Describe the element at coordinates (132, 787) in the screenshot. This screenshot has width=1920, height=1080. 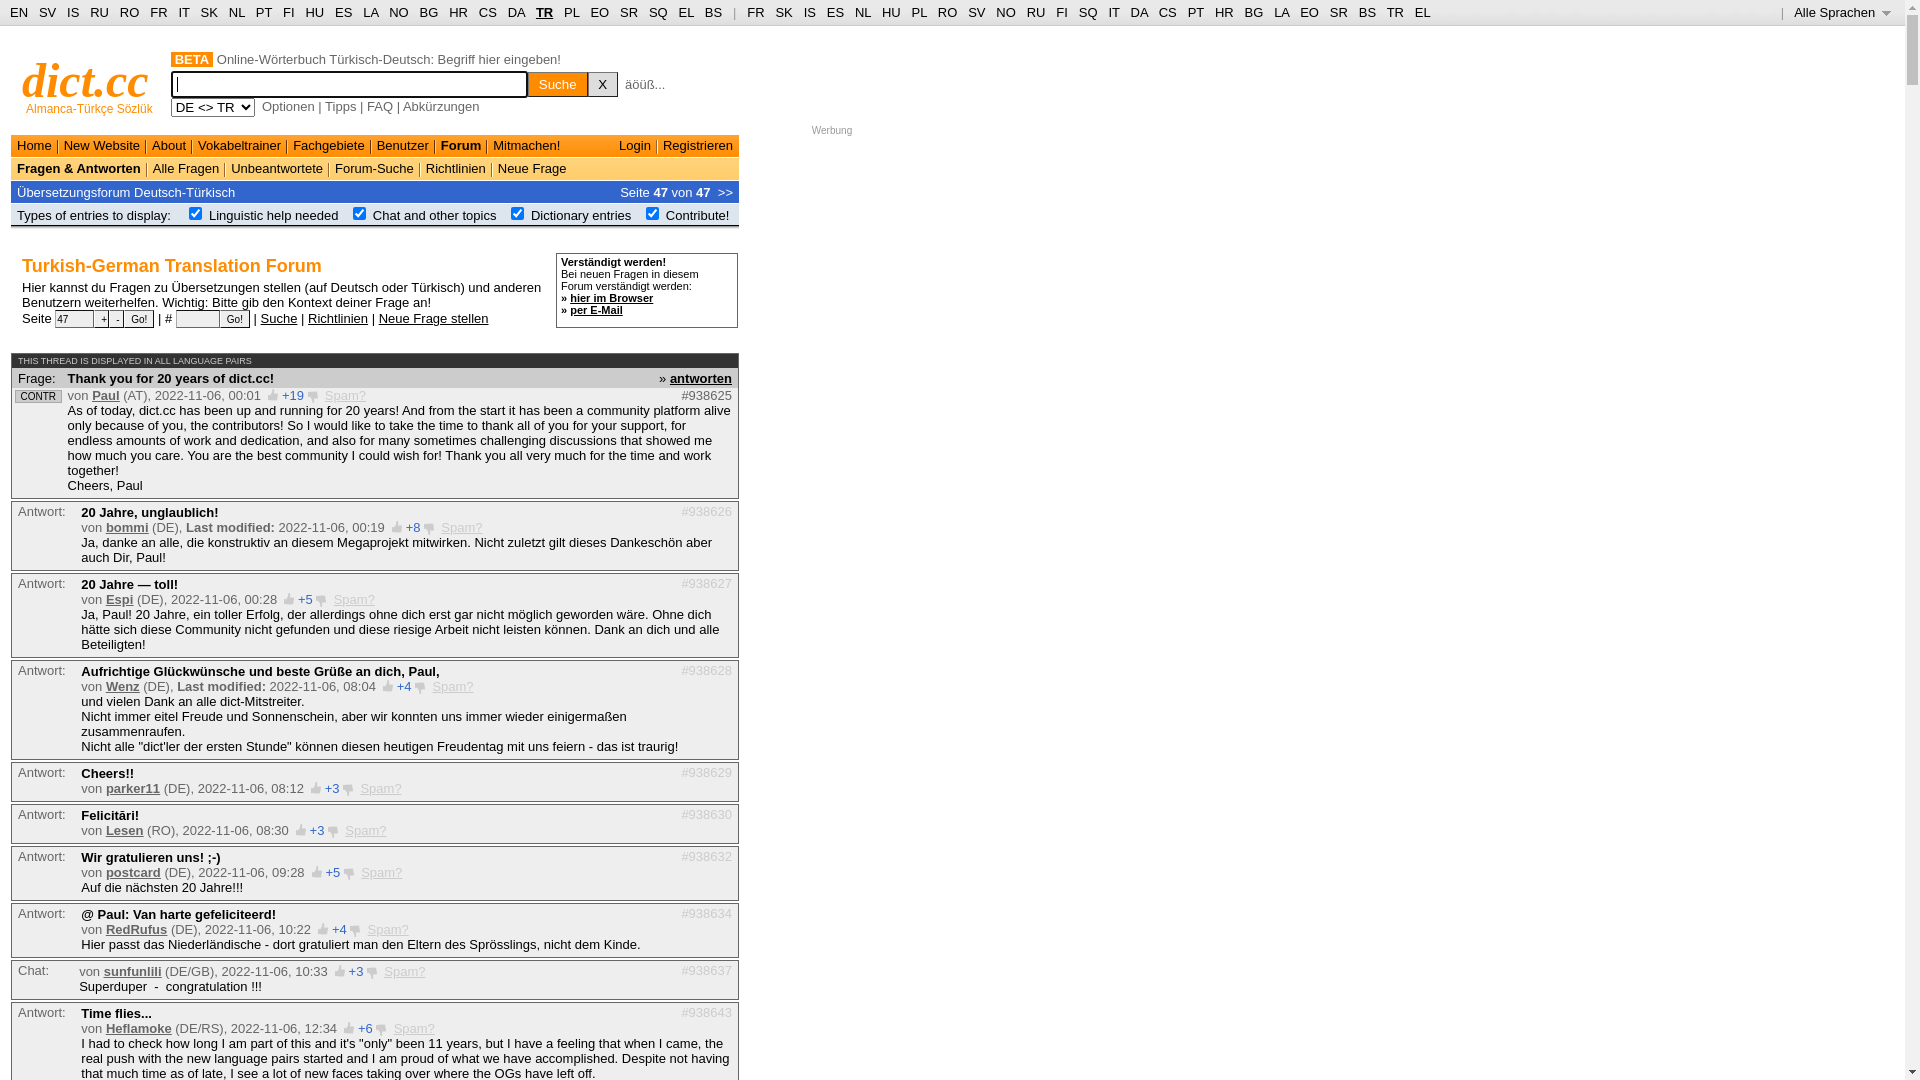
I see `'parker11'` at that location.